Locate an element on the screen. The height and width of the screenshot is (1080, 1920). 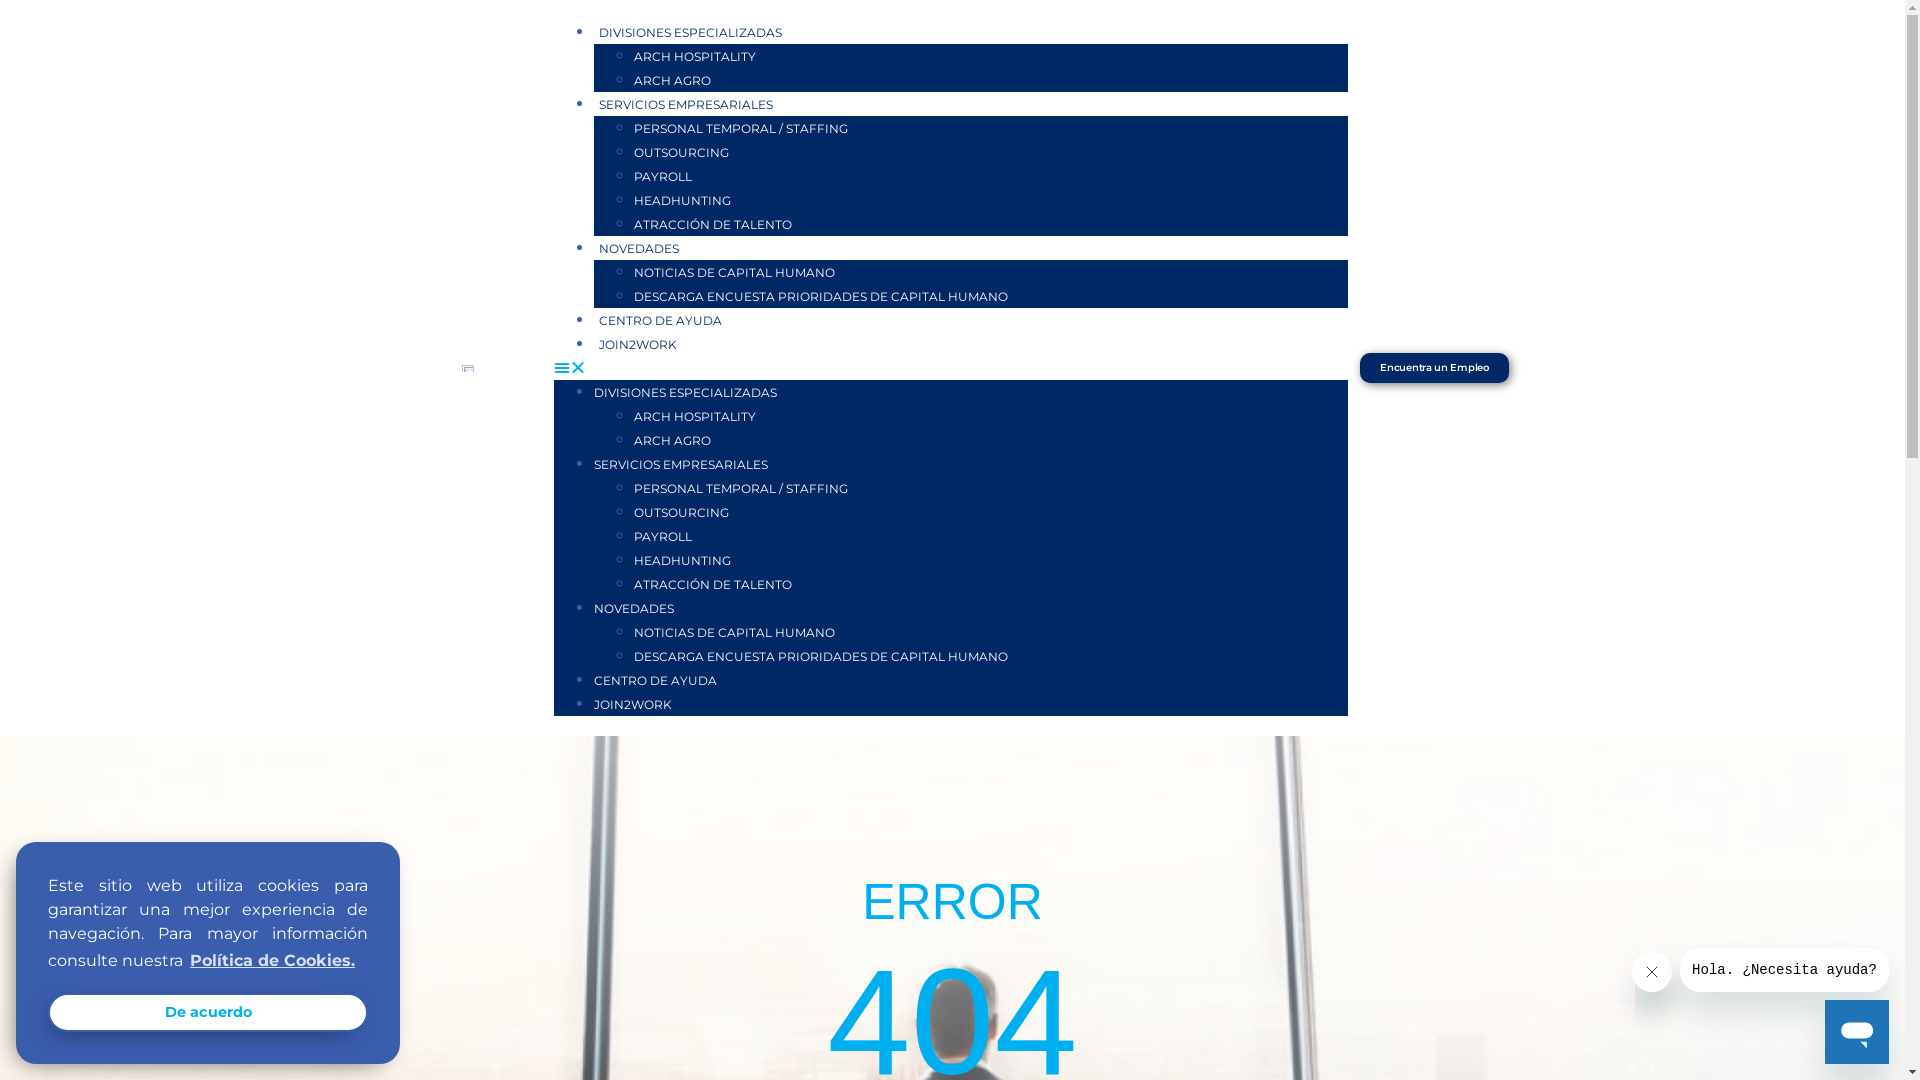
'PAYROLL' is located at coordinates (662, 535).